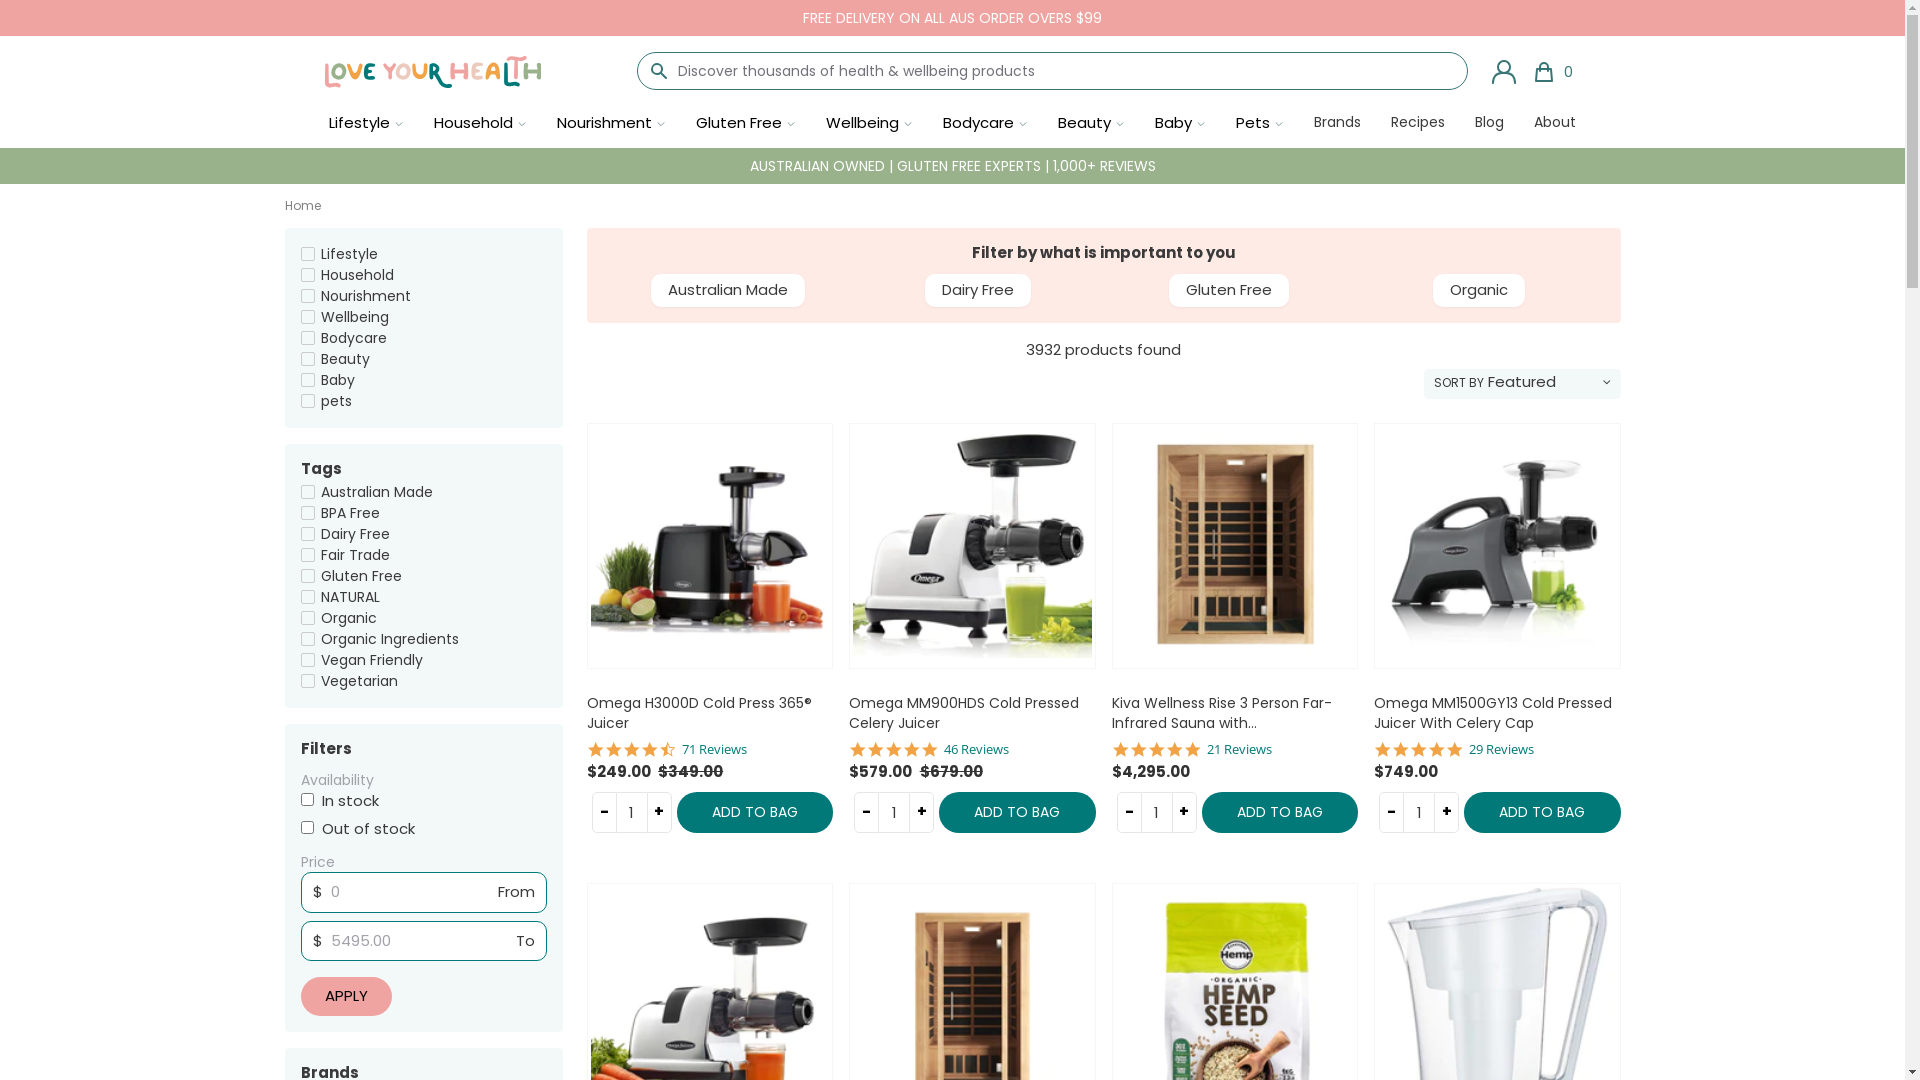 Image resolution: width=1920 pixels, height=1080 pixels. Describe the element at coordinates (321, 401) in the screenshot. I see `'pets'` at that location.